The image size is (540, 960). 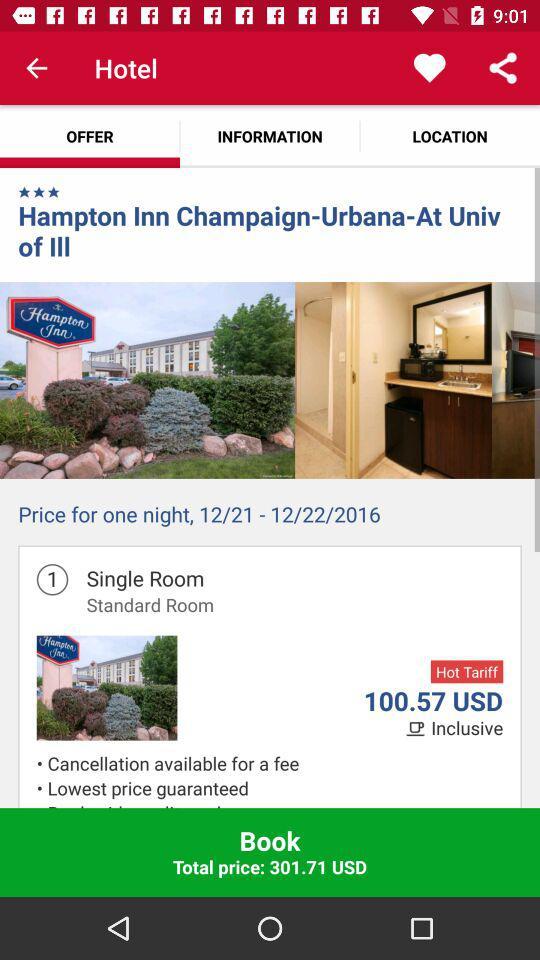 I want to click on hampton inn champaign item, so click(x=270, y=230).